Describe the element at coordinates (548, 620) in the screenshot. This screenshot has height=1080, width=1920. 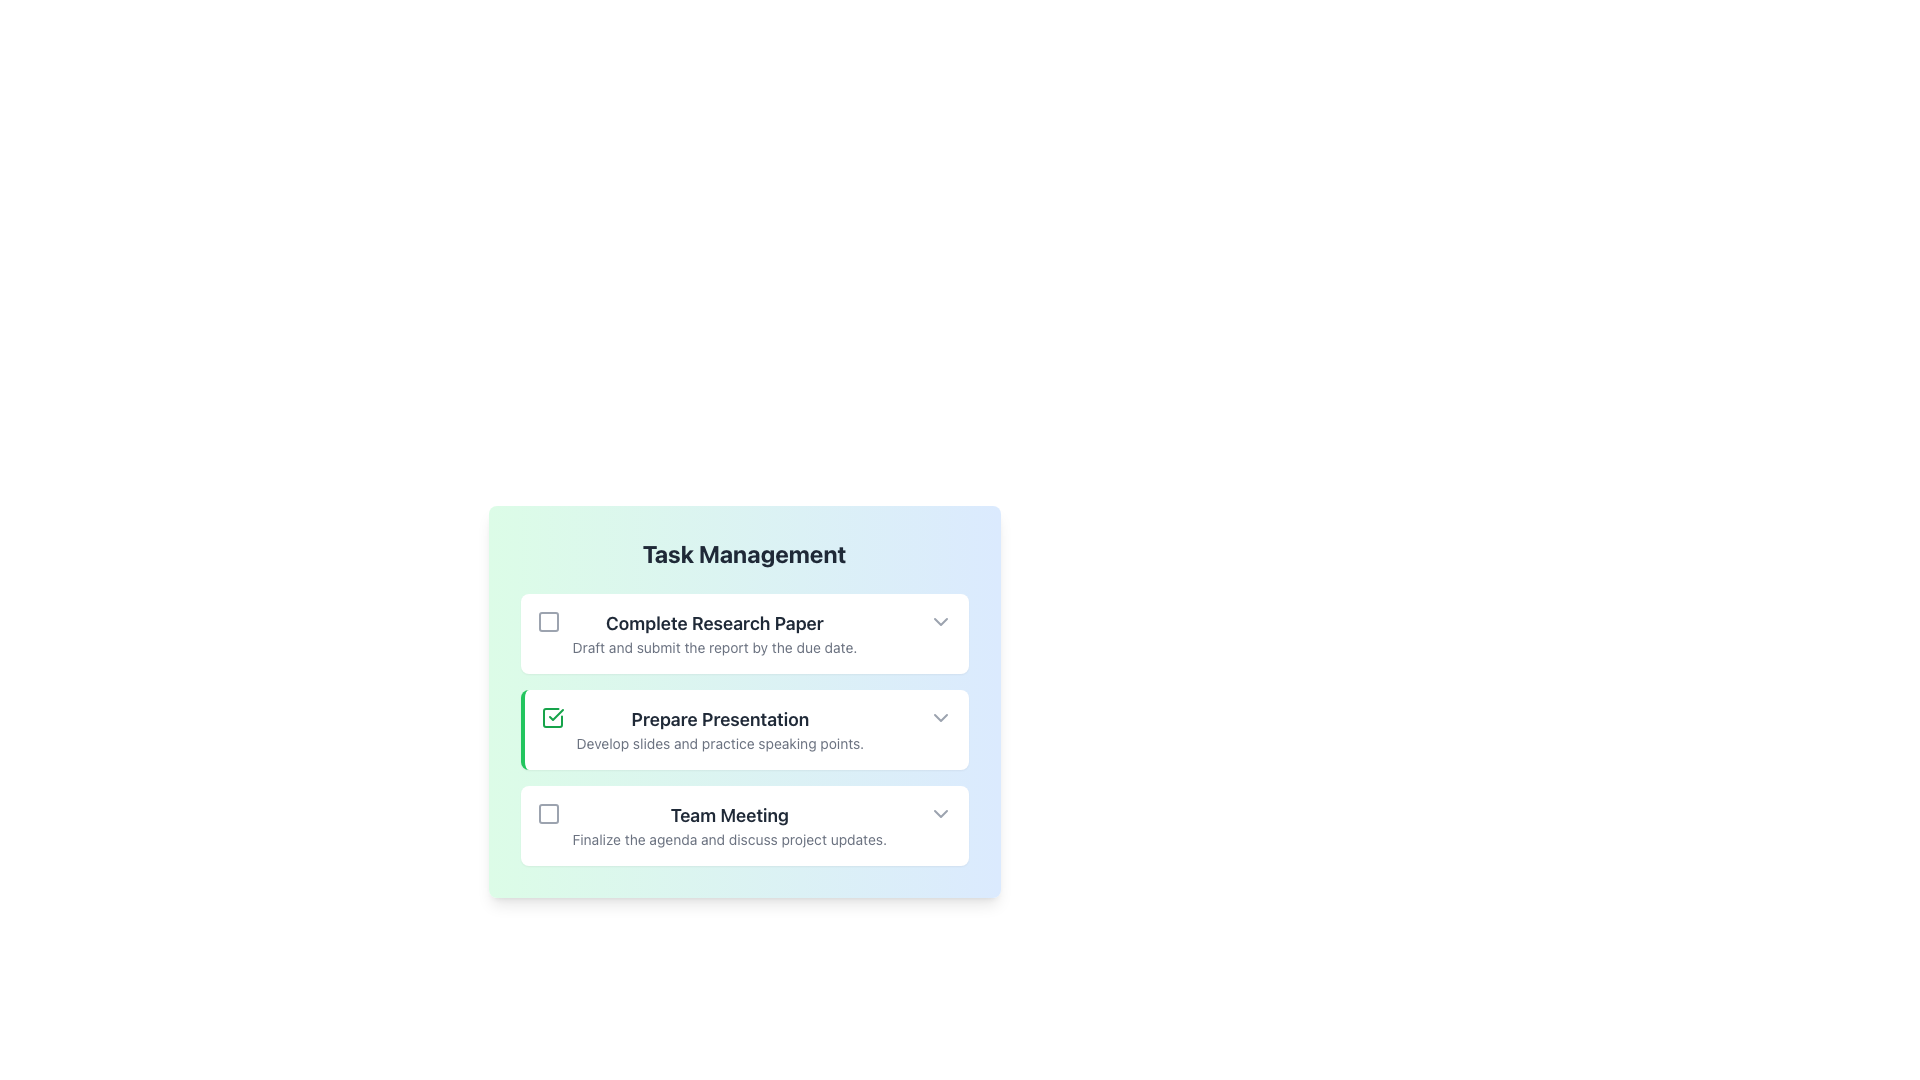
I see `the unchecked checkbox icon located to the left of the 'Complete Research Paper' task in the 'Task Management' section` at that location.